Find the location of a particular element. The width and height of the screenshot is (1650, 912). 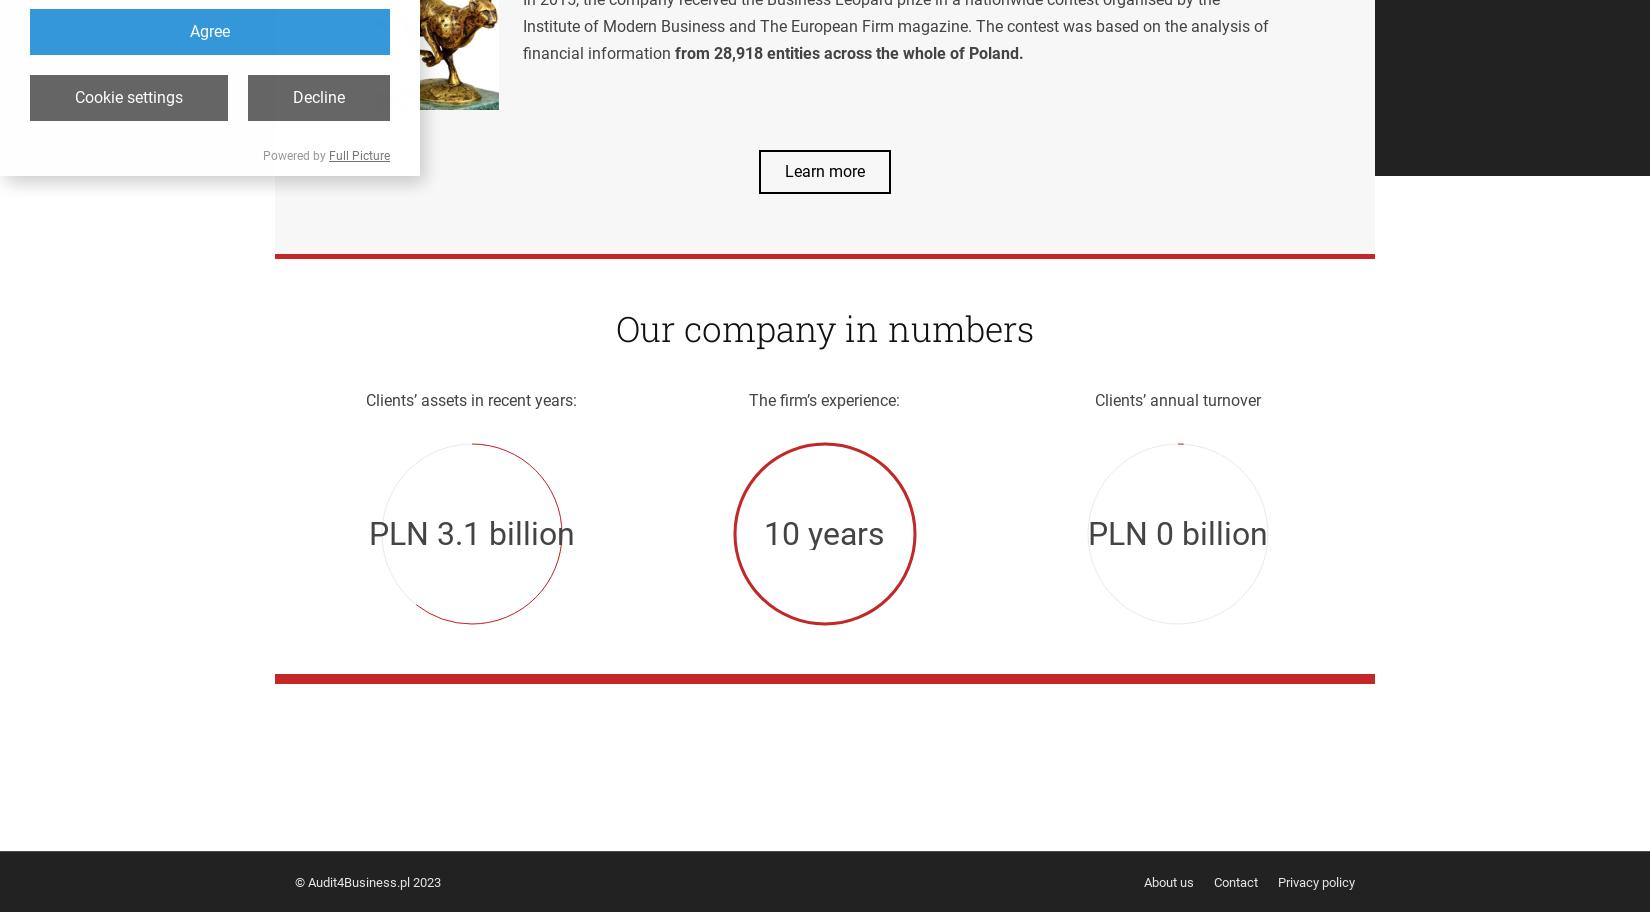

'10' is located at coordinates (762, 532).